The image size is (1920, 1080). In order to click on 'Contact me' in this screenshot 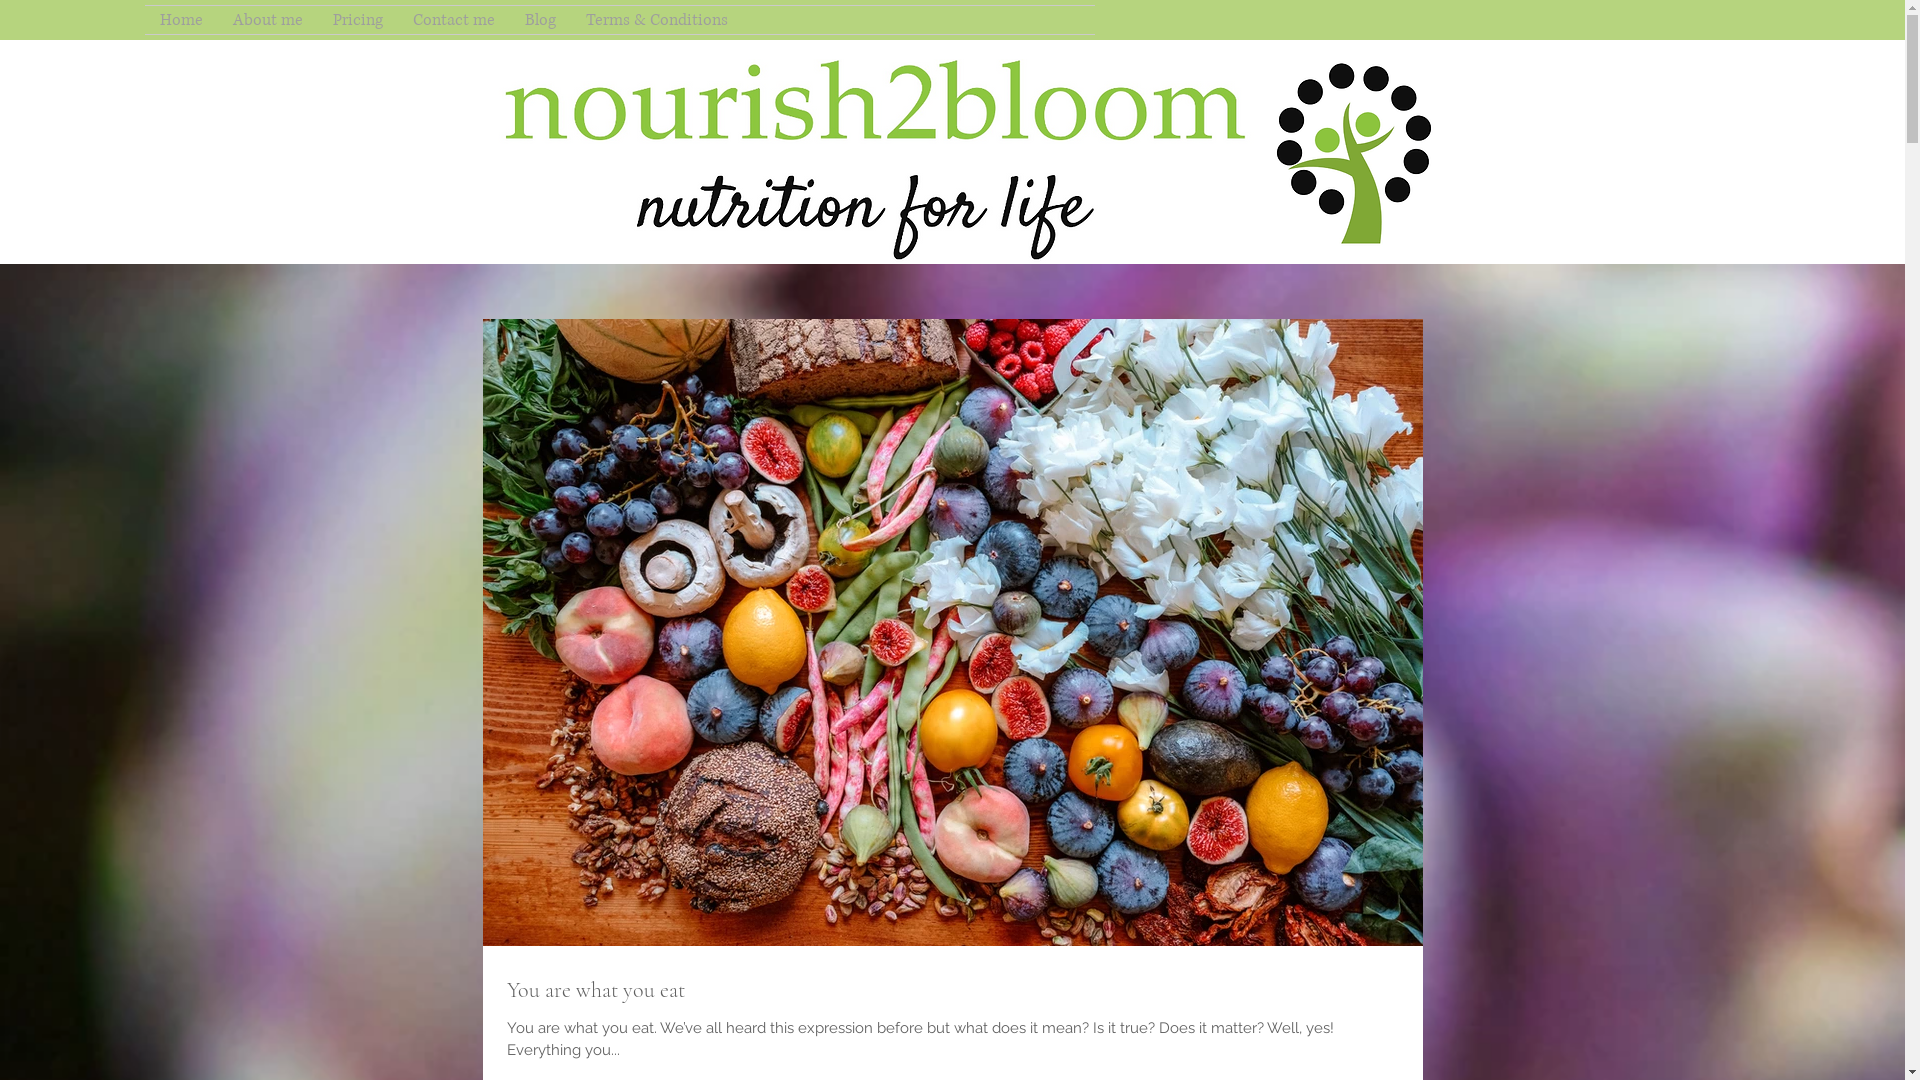, I will do `click(453, 19)`.